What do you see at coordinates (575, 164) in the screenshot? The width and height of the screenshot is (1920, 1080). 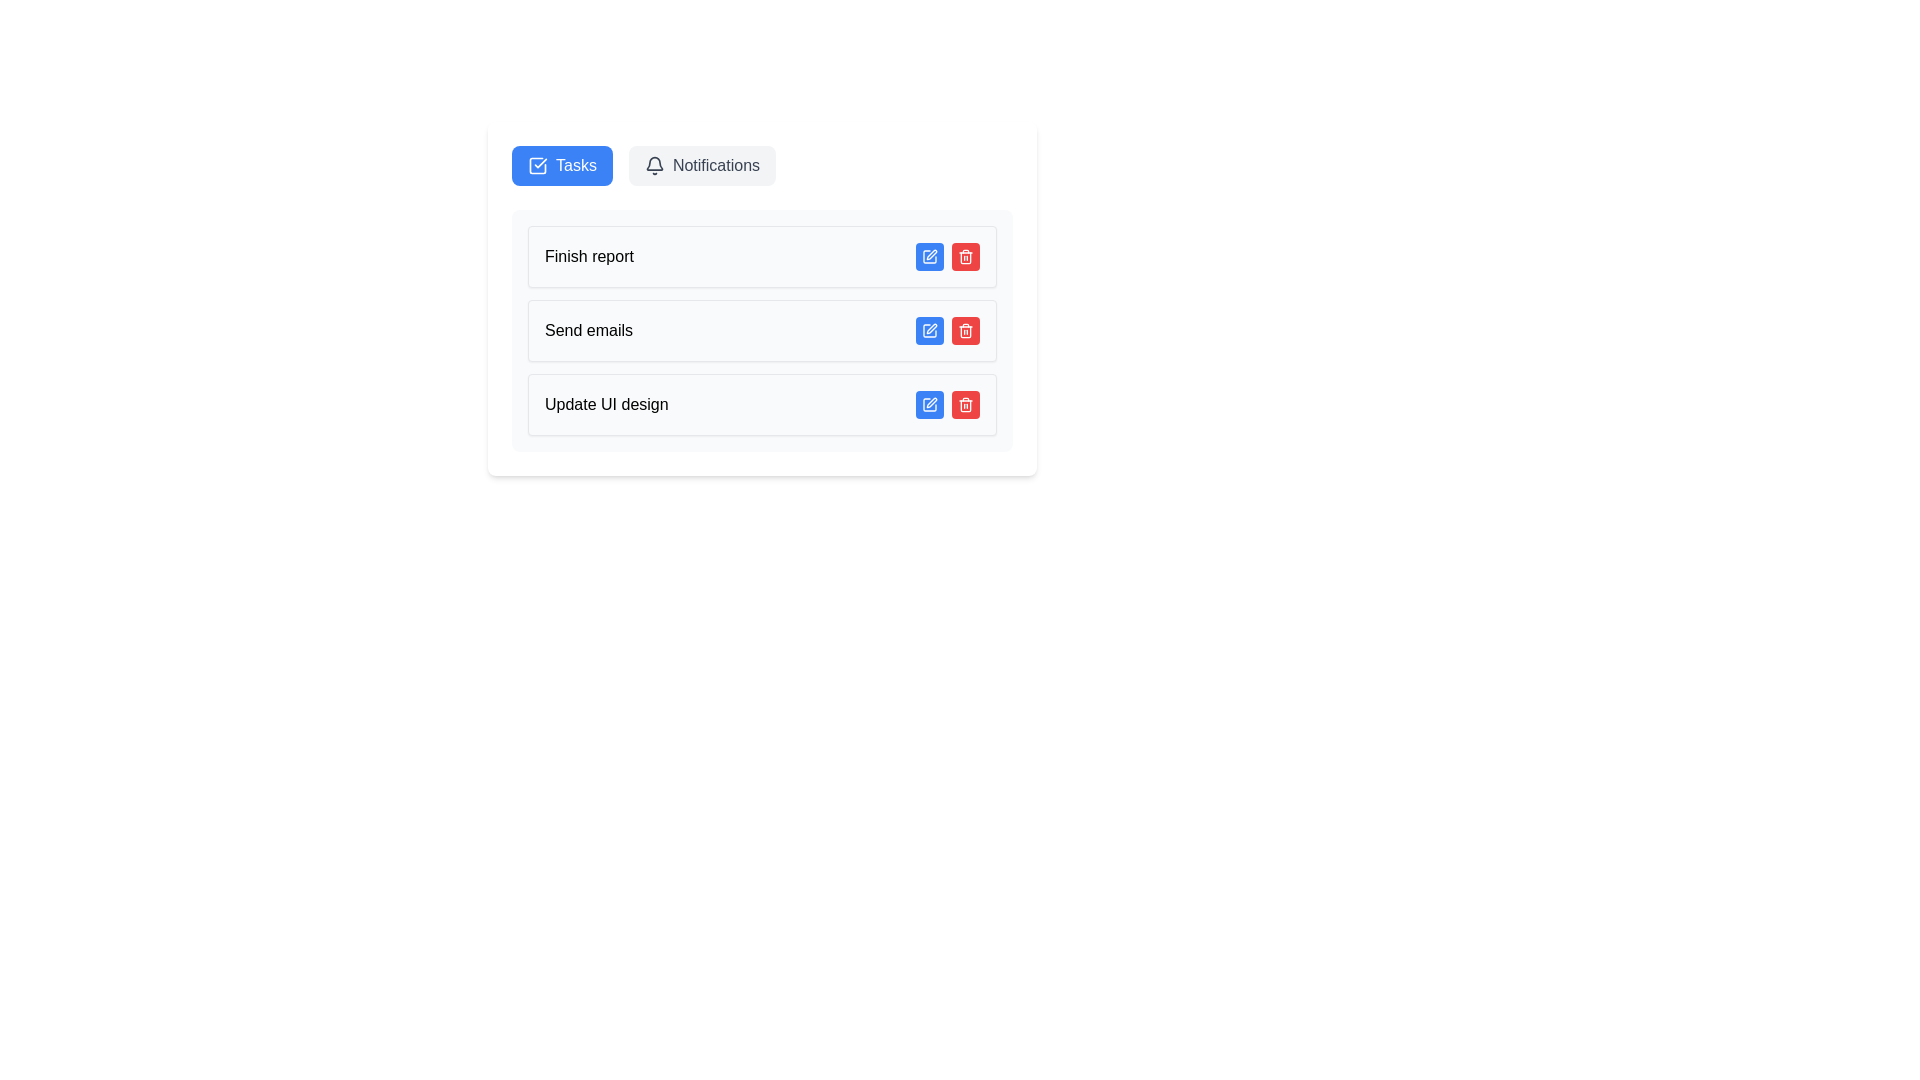 I see `the 'Tasks' label within the button` at bounding box center [575, 164].